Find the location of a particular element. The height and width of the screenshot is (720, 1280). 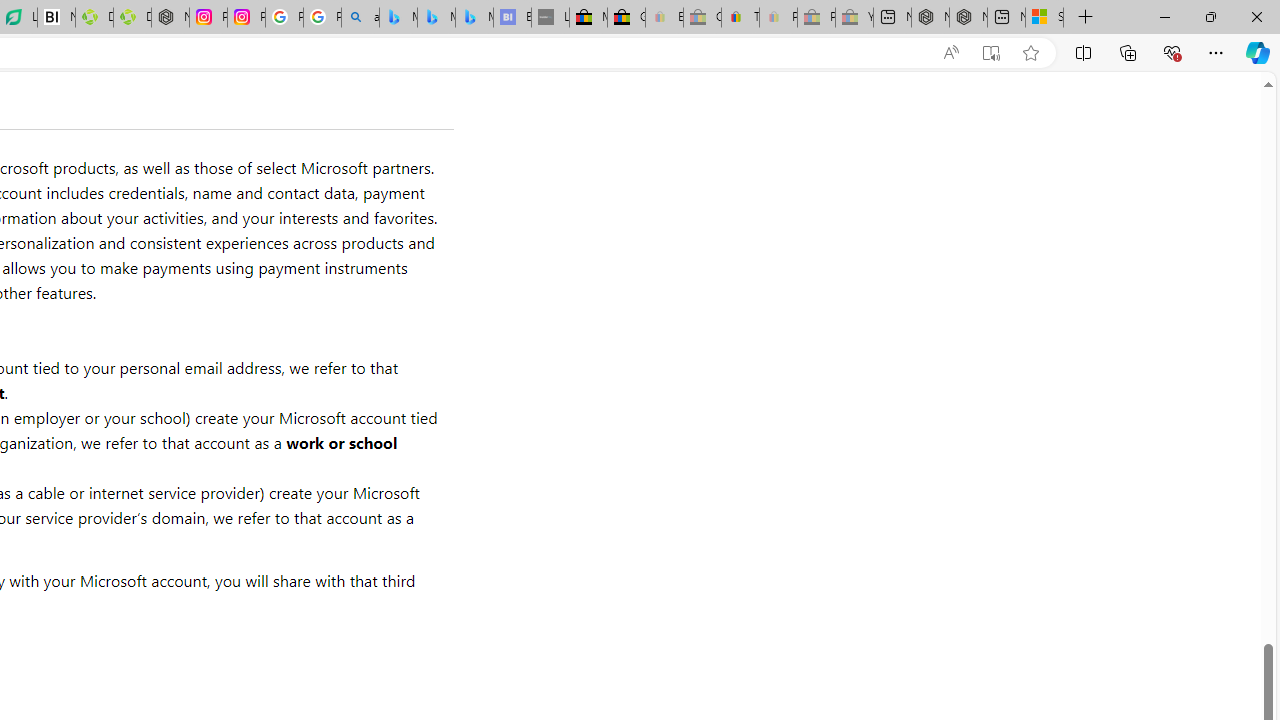

'Payments Terms of Use | eBay.com - Sleeping' is located at coordinates (777, 17).